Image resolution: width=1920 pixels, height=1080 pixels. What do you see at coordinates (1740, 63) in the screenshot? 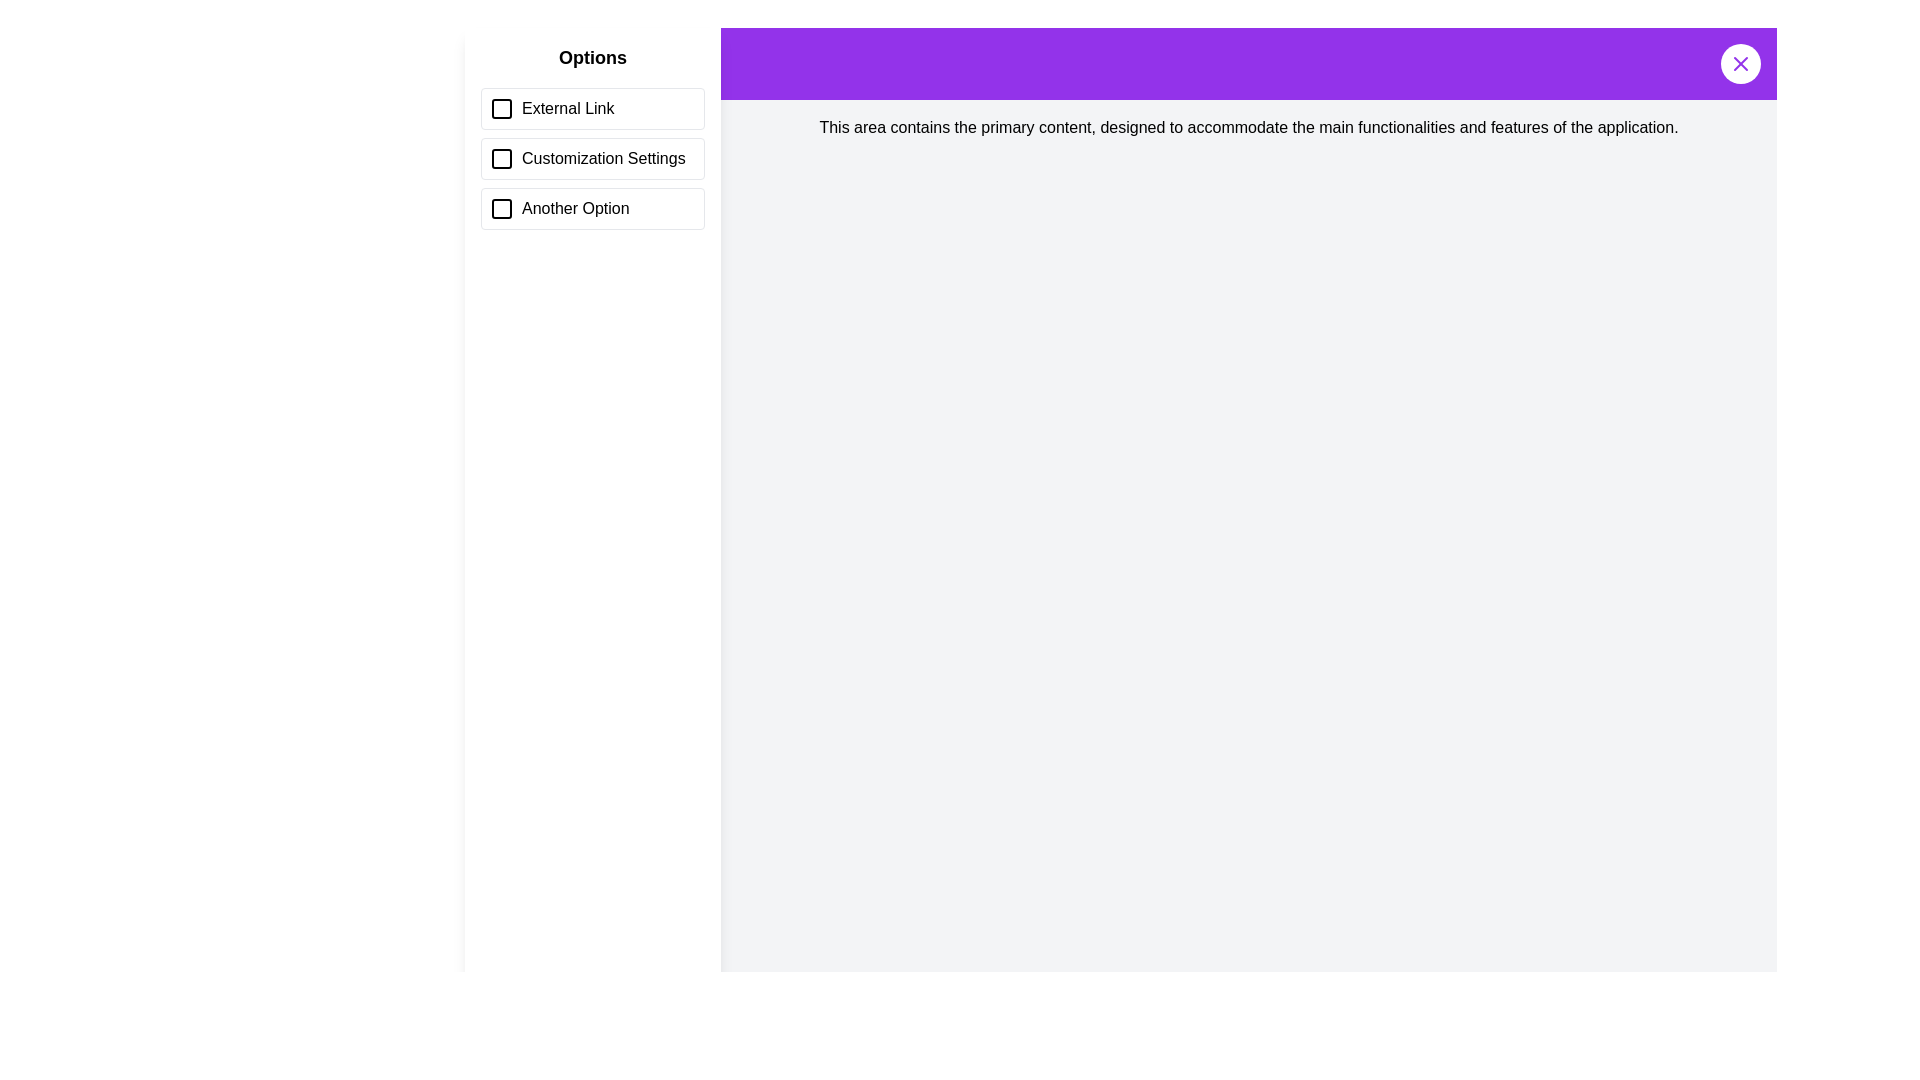
I see `the close button located in the upper right corner of the interface within the purple rectangular header area` at bounding box center [1740, 63].